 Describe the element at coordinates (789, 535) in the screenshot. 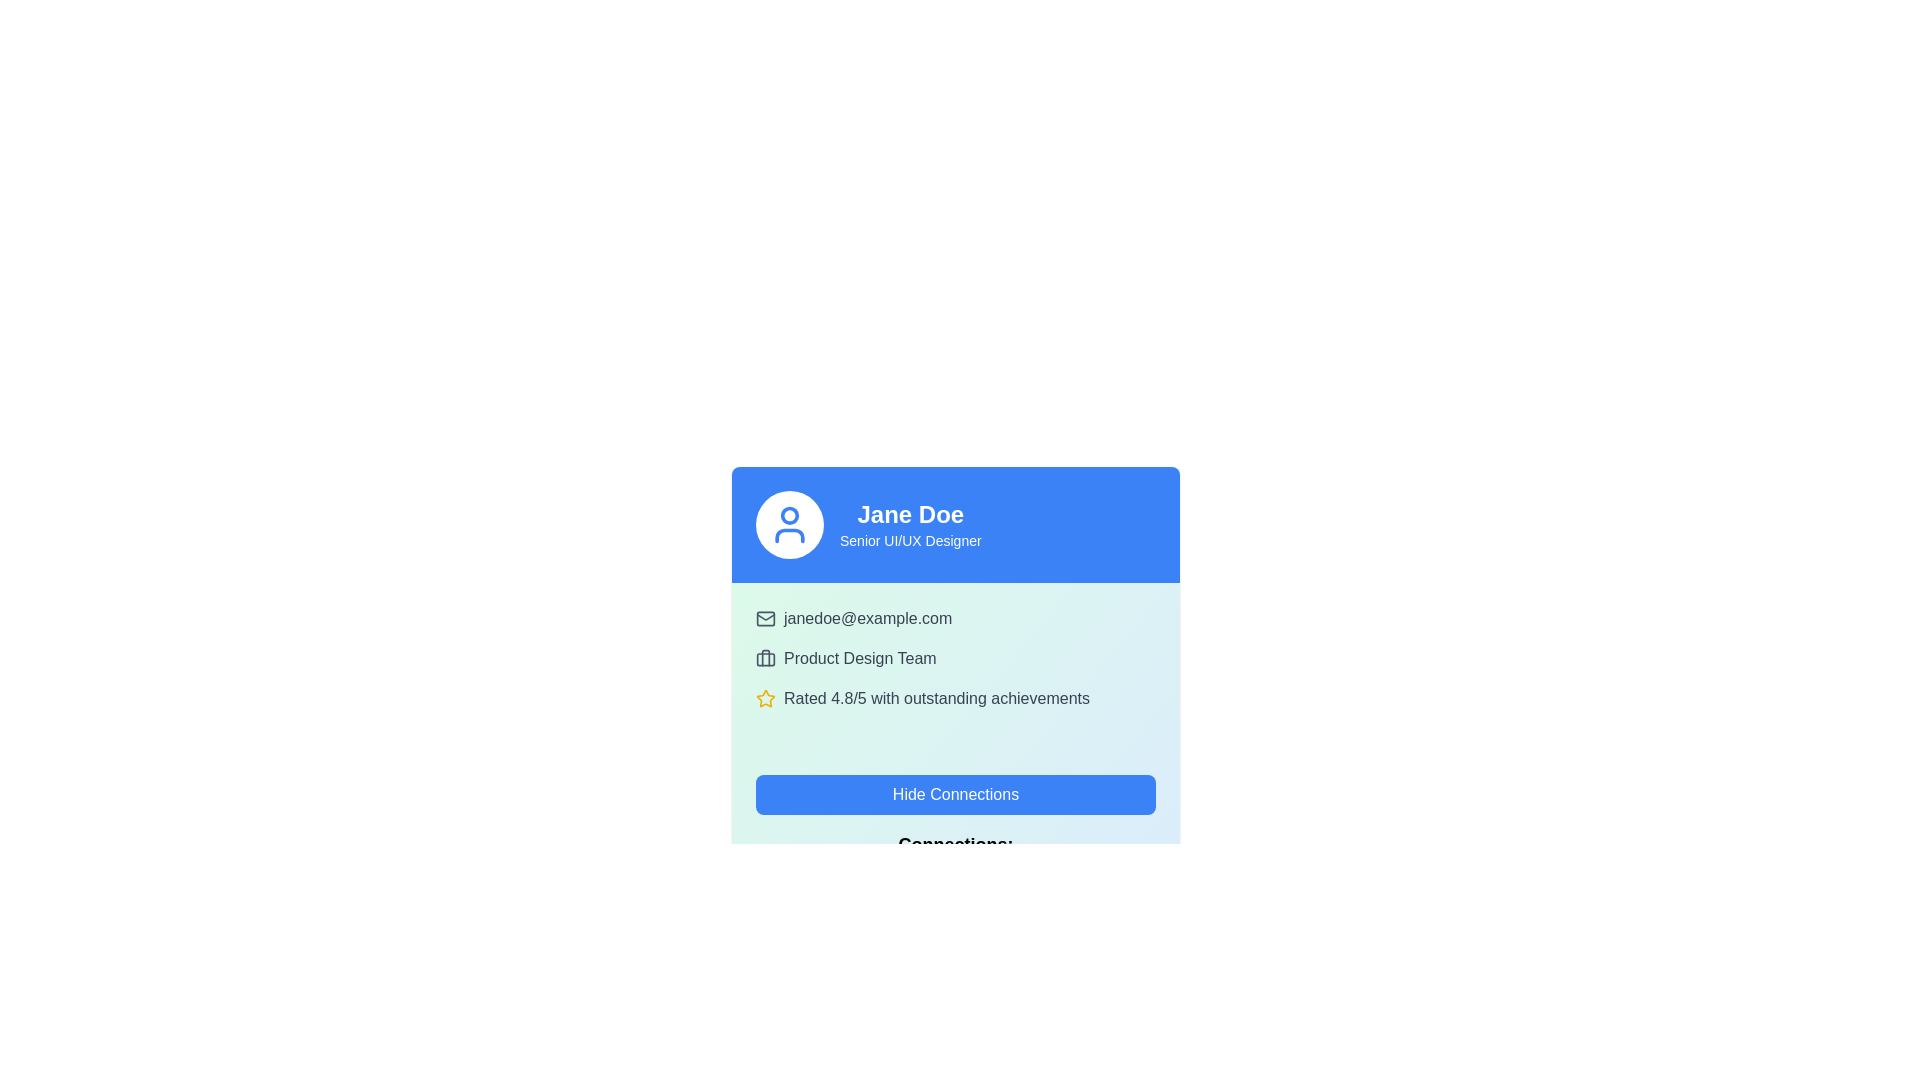

I see `the lower component of the user icon, which visually represents the body and is located directly below the circular head in the user profile section` at that location.